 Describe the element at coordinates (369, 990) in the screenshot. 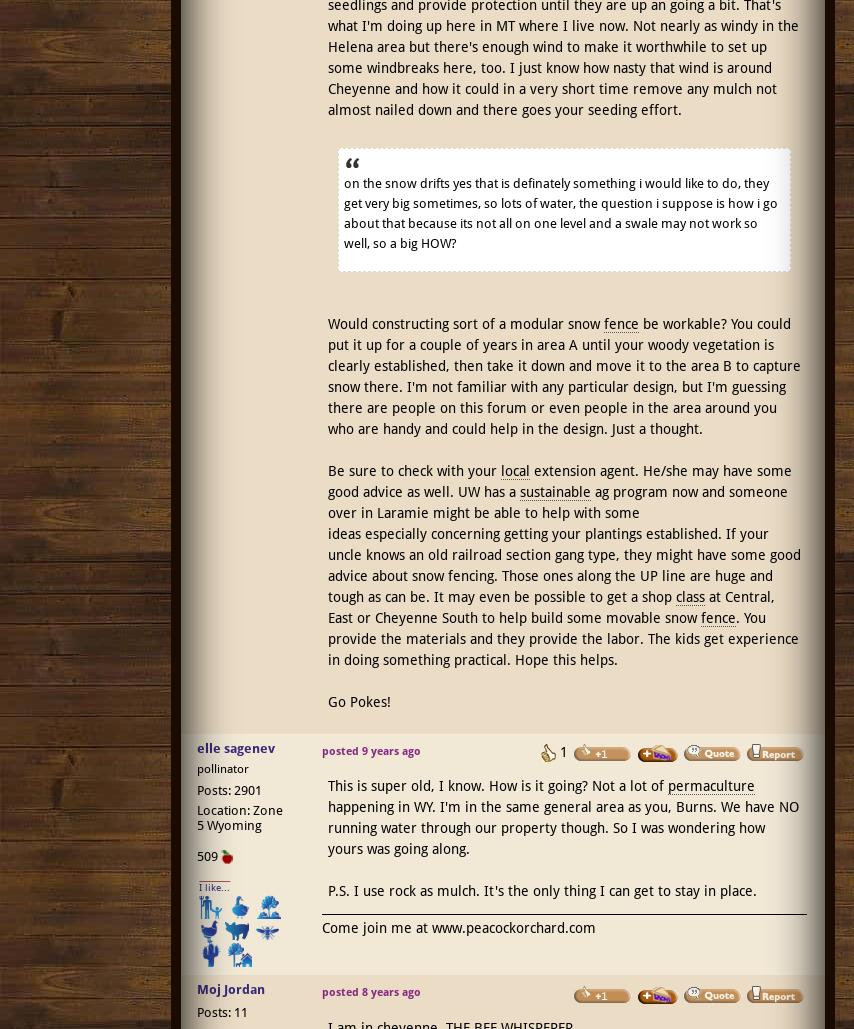

I see `'posted 8 years ago'` at that location.